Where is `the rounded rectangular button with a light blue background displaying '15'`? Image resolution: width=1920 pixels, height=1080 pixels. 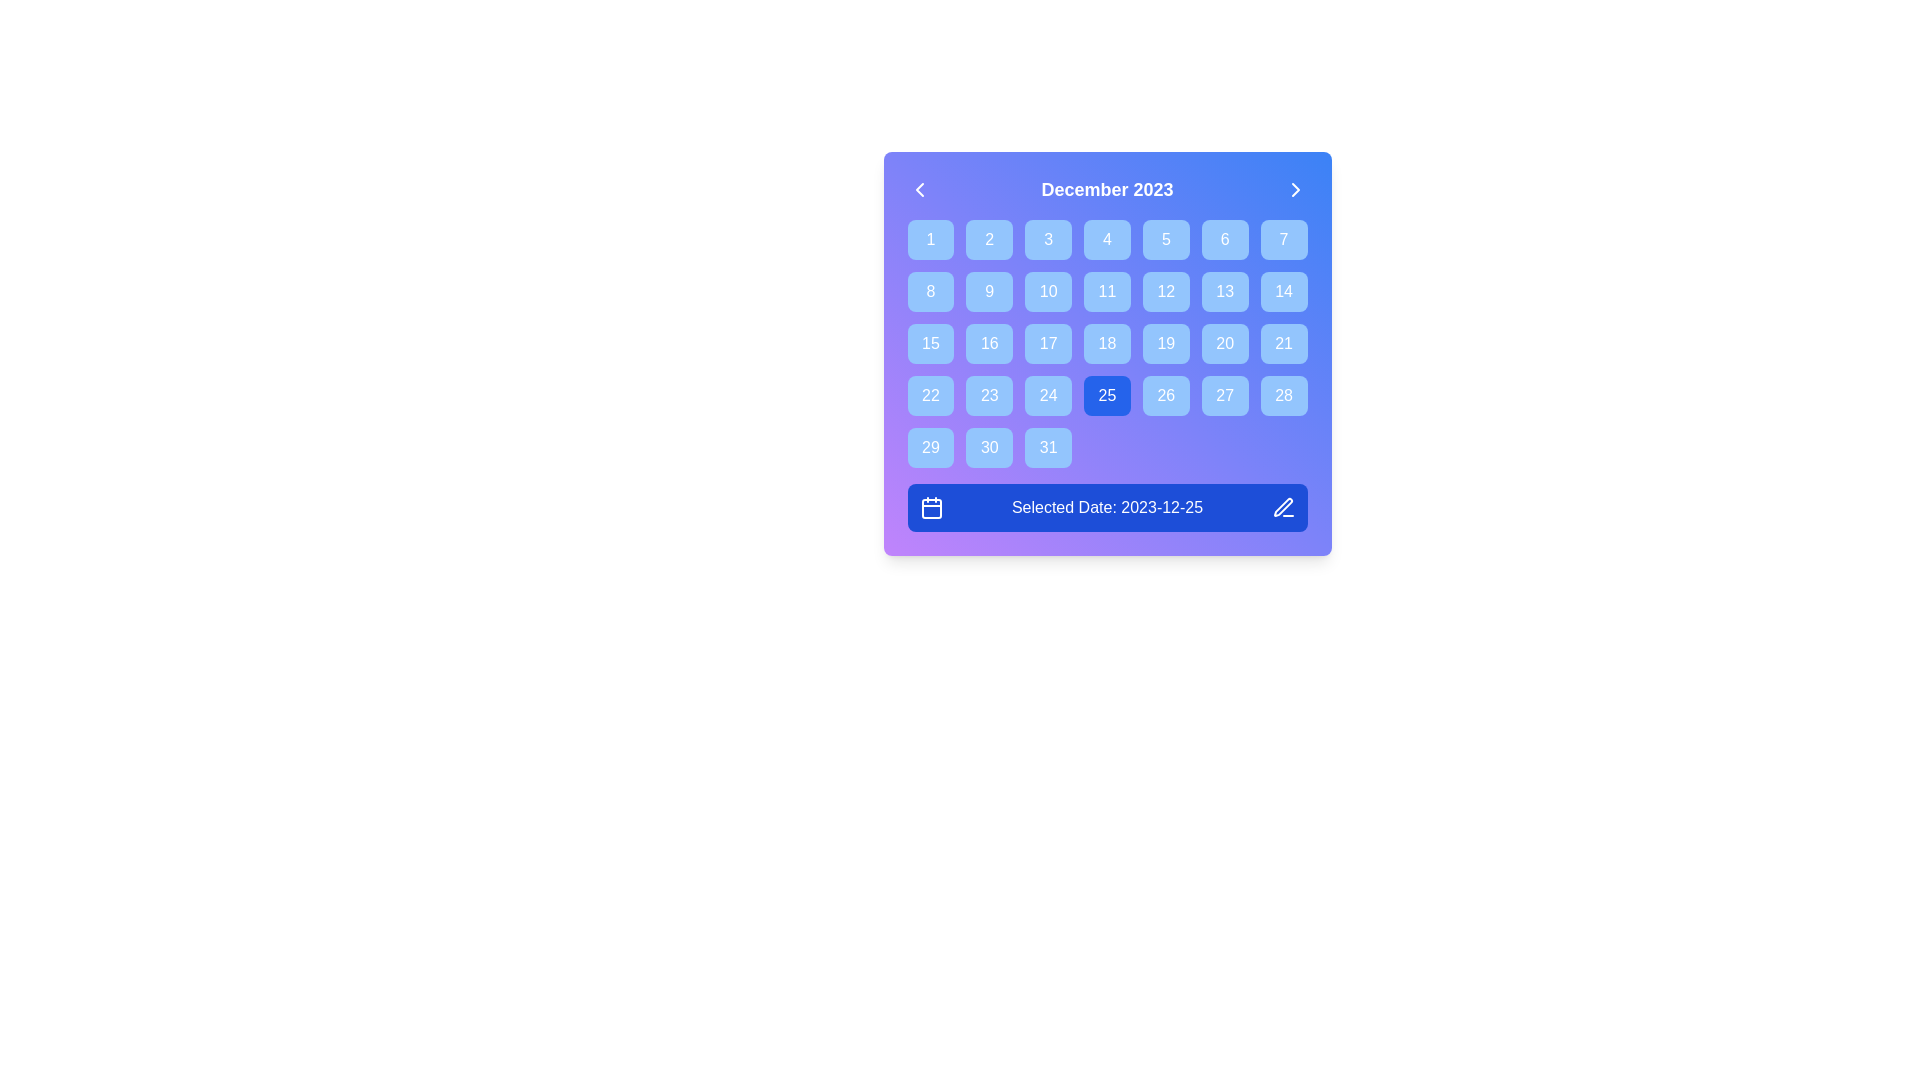
the rounded rectangular button with a light blue background displaying '15' is located at coordinates (930, 342).